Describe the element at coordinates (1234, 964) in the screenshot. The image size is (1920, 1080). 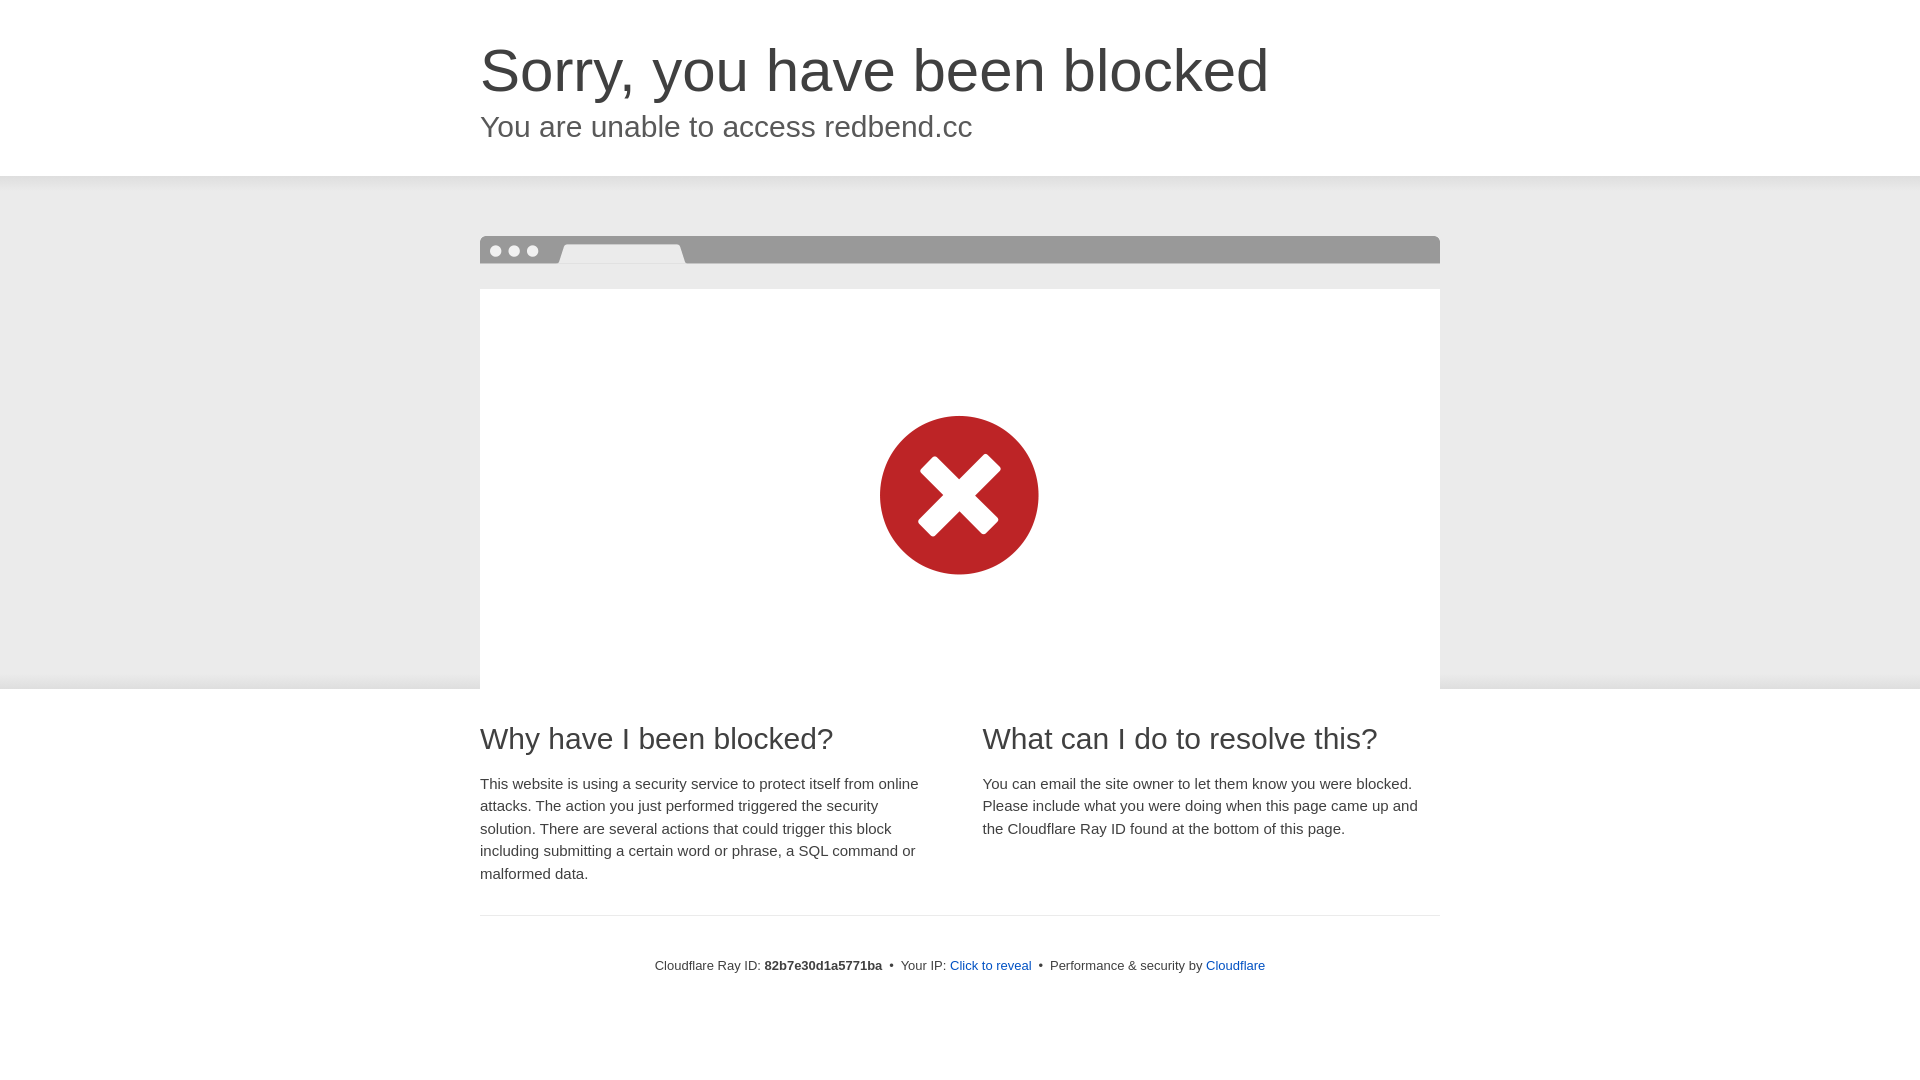
I see `'Cloudflare'` at that location.